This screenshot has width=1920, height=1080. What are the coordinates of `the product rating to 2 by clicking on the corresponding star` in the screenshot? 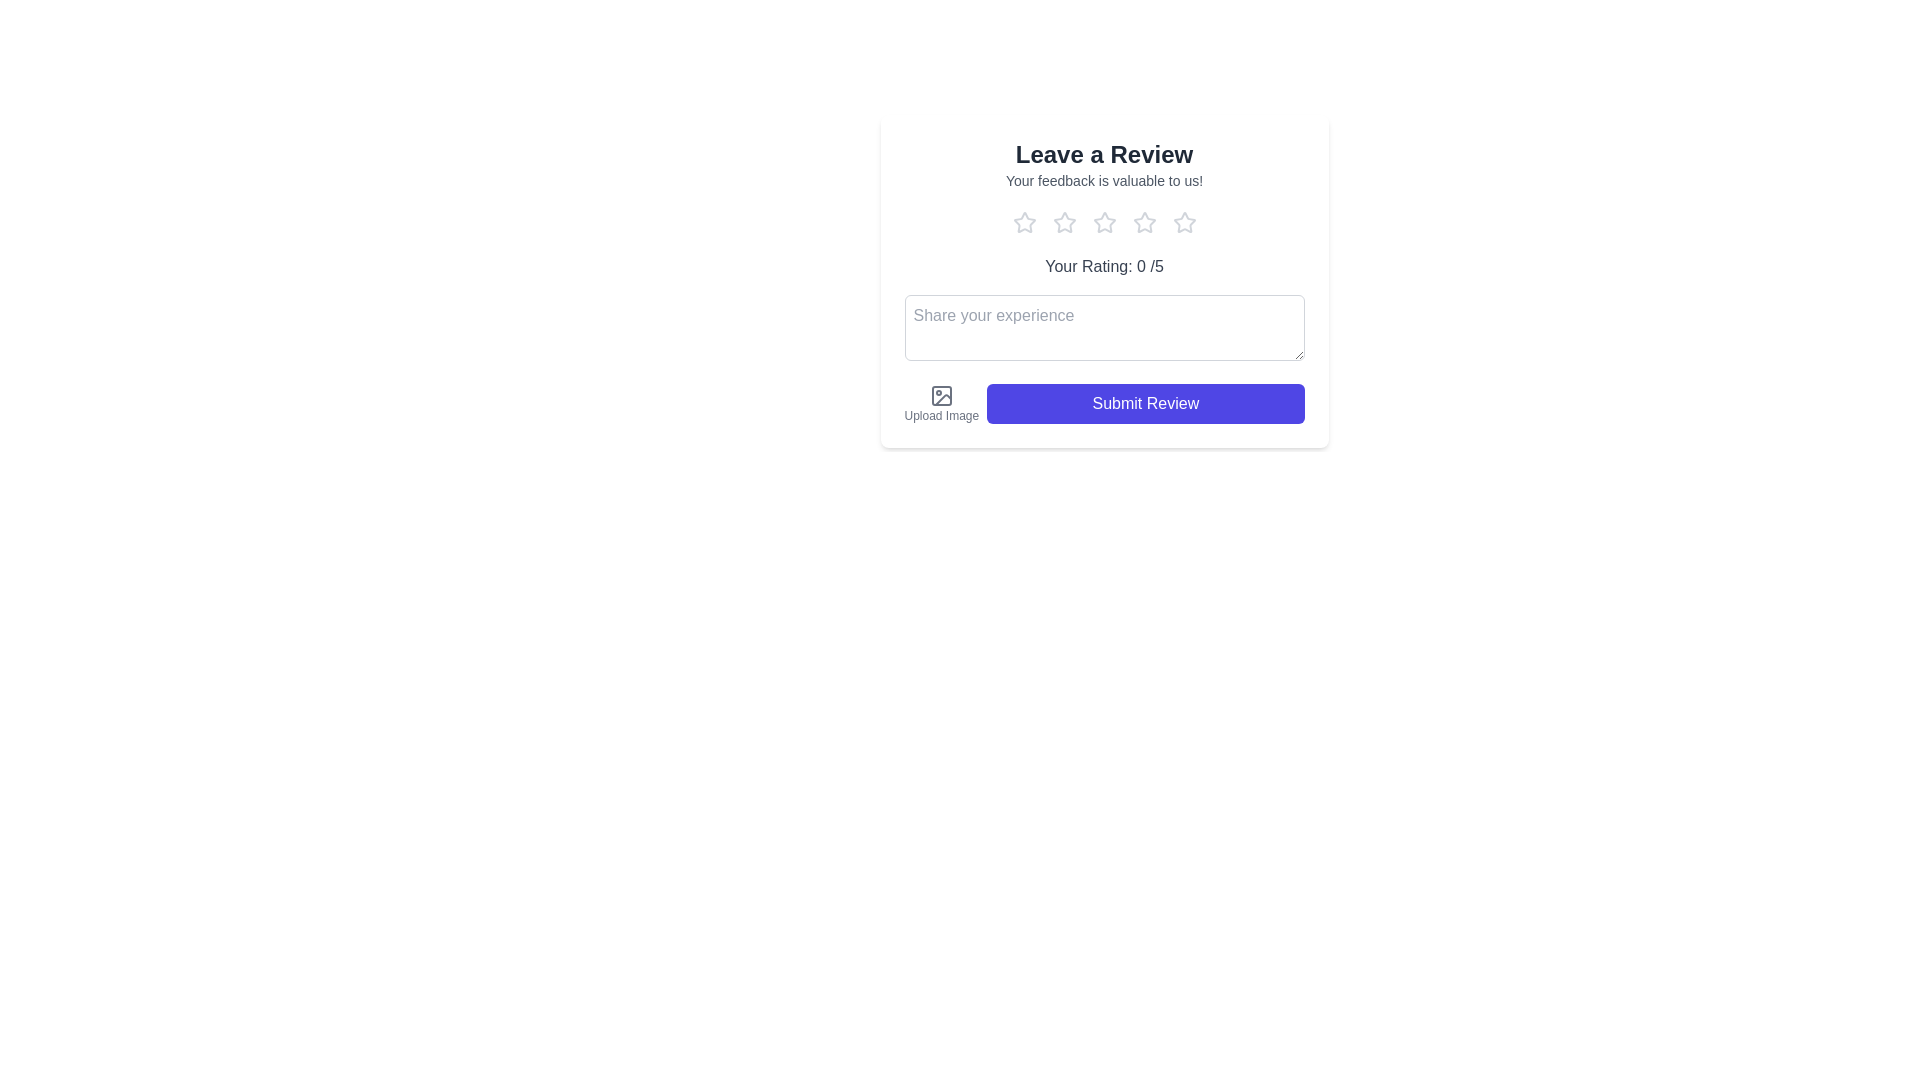 It's located at (1063, 223).